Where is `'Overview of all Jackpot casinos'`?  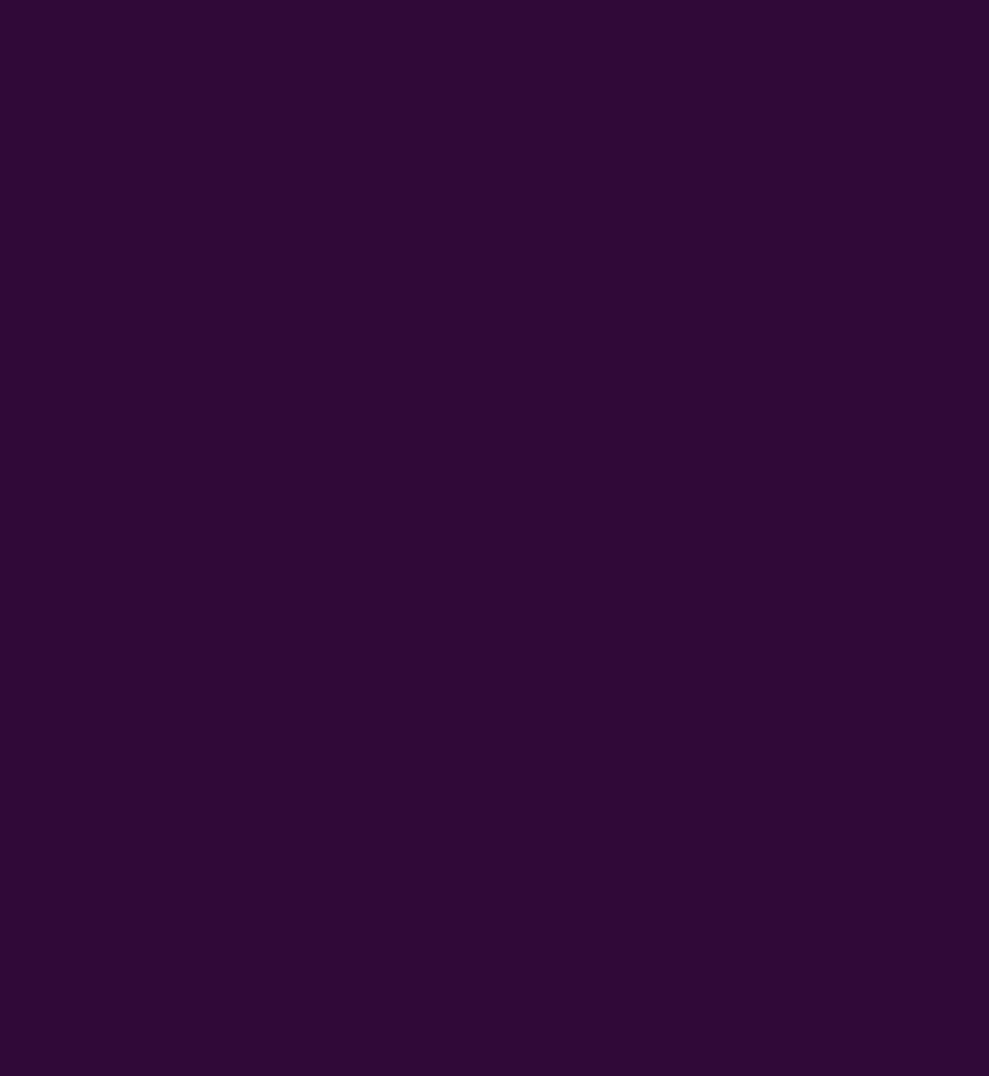 'Overview of all Jackpot casinos' is located at coordinates (274, 843).